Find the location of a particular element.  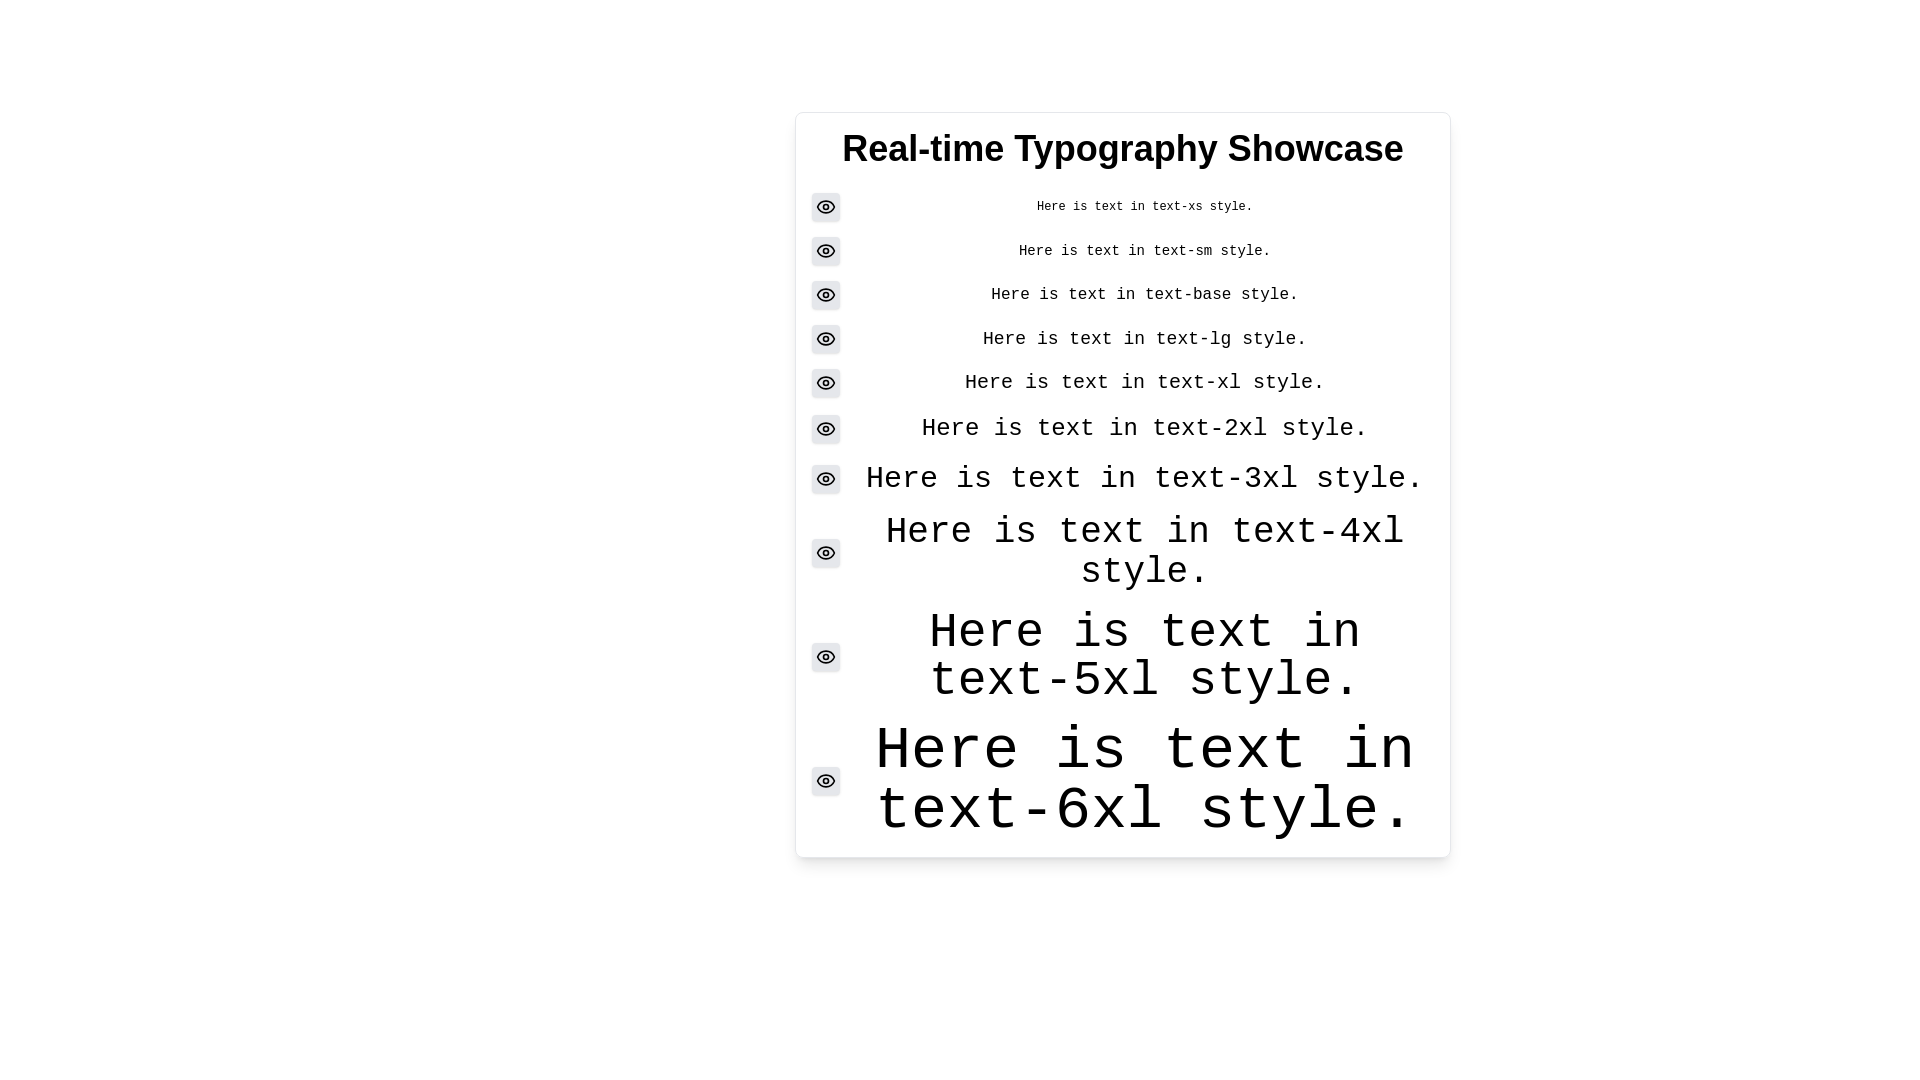

the text display component that shows sample text in text-xs style, positioned at the top of the 'Real-time Typography Showcase' section is located at coordinates (1123, 207).